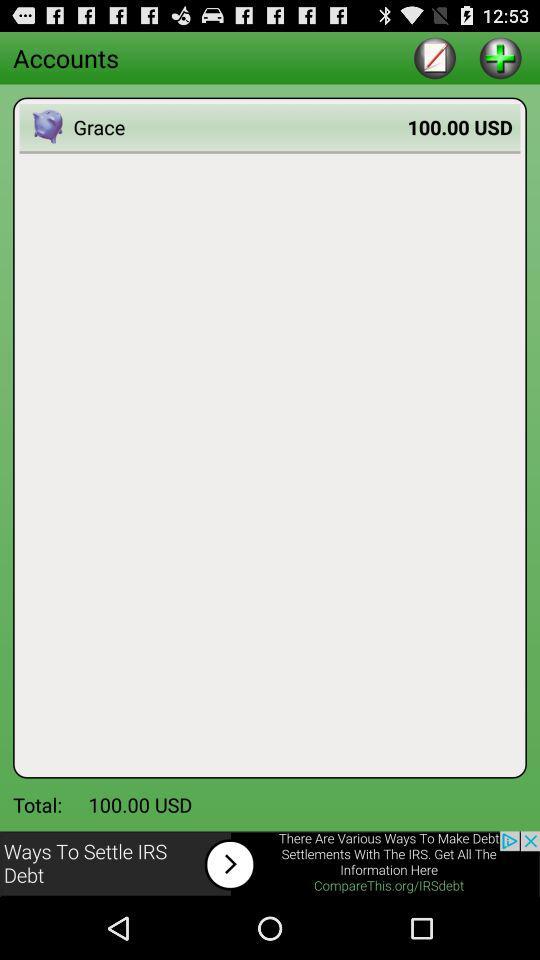  I want to click on click on the advertisement, so click(270, 863).